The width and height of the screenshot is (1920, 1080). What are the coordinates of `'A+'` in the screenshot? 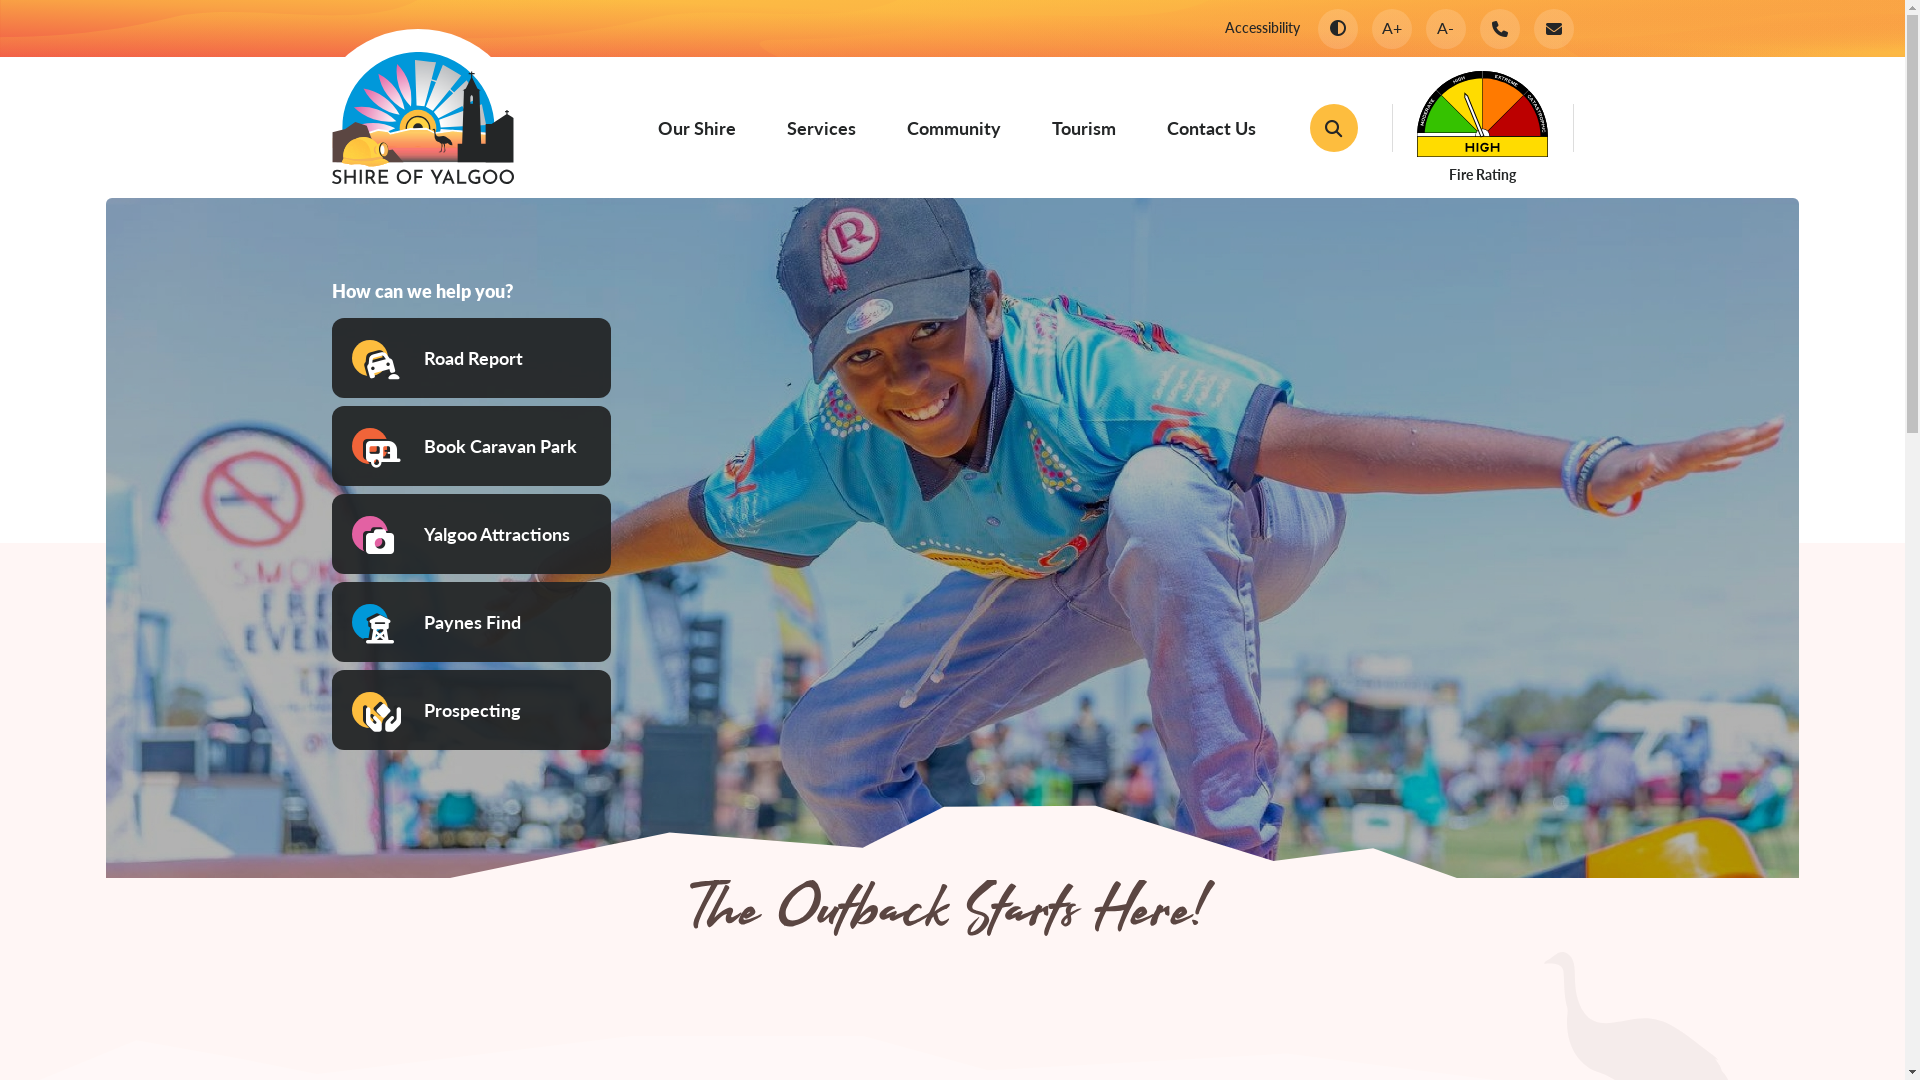 It's located at (1391, 27).